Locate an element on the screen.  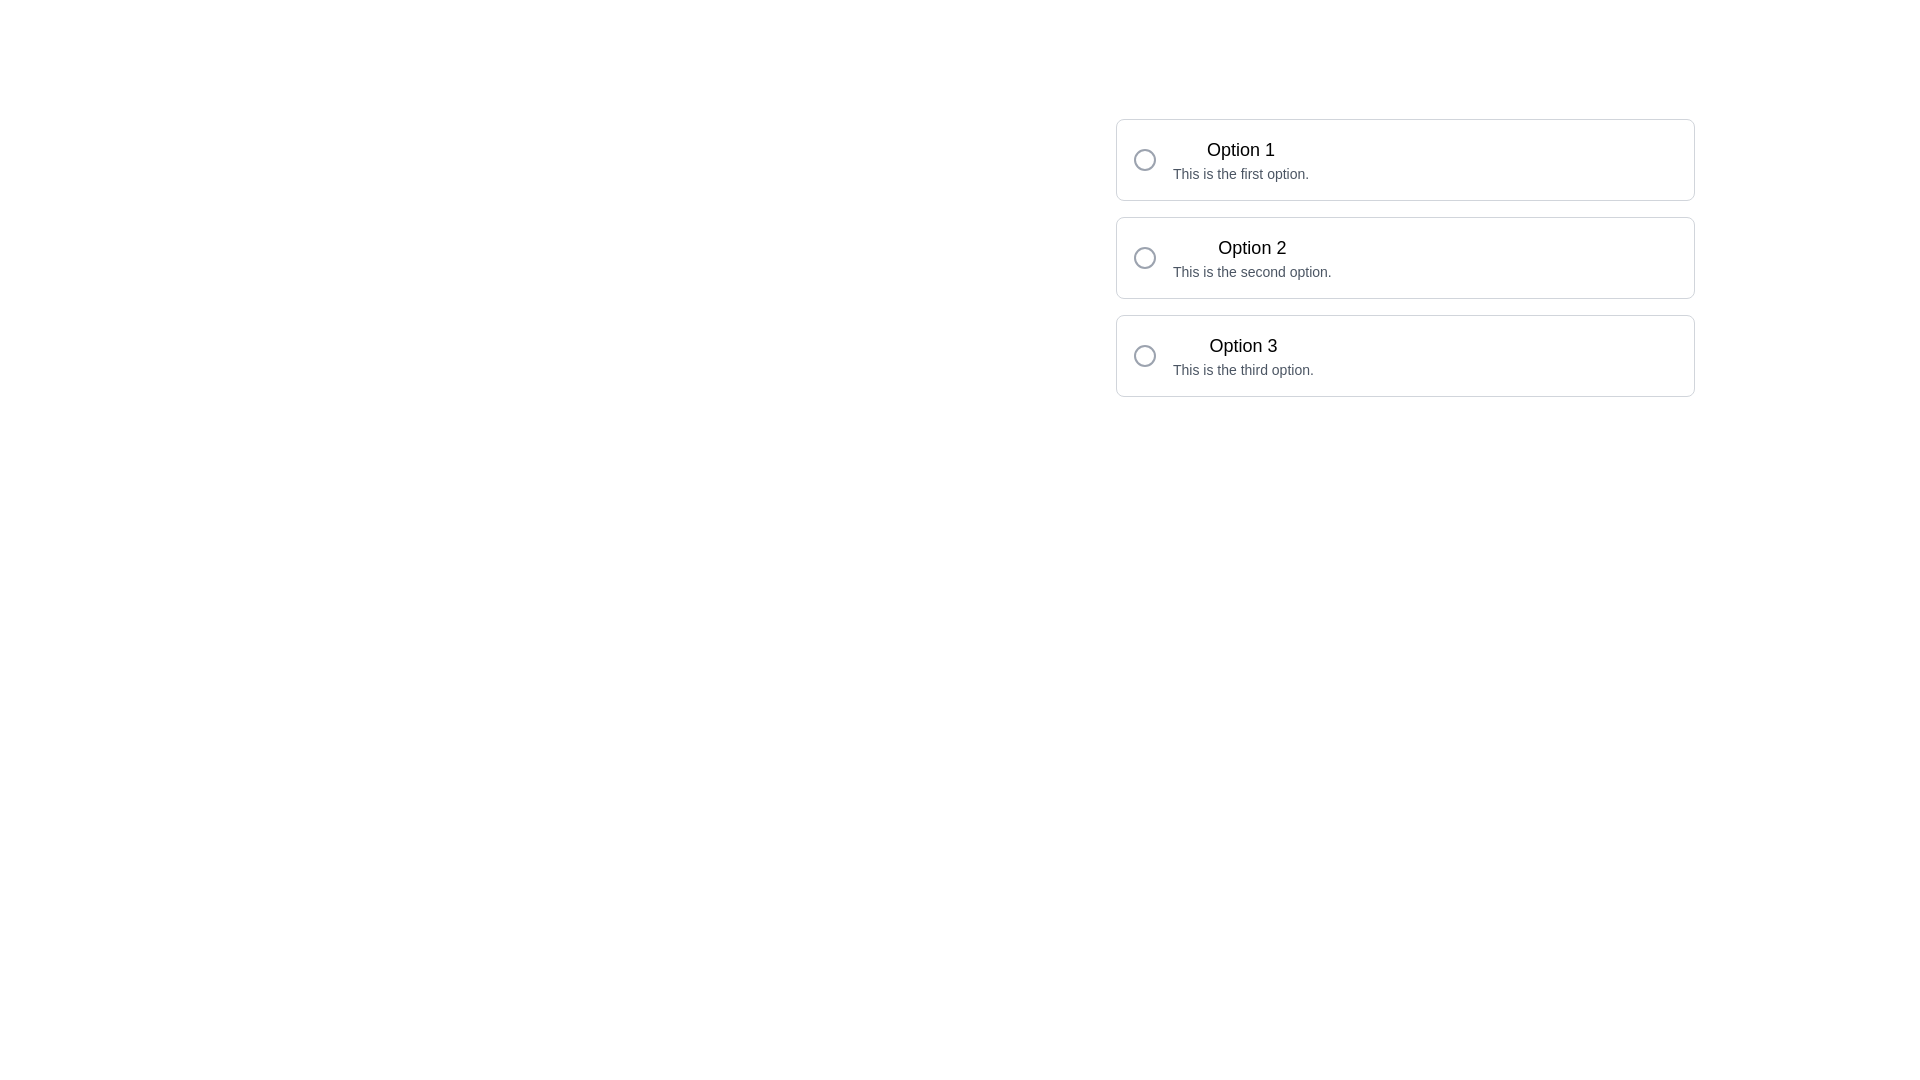
the radio button (circle) icon that serves as the selection indicator for the second option in a list, marking 'Option 2' as the chosen item is located at coordinates (1145, 257).